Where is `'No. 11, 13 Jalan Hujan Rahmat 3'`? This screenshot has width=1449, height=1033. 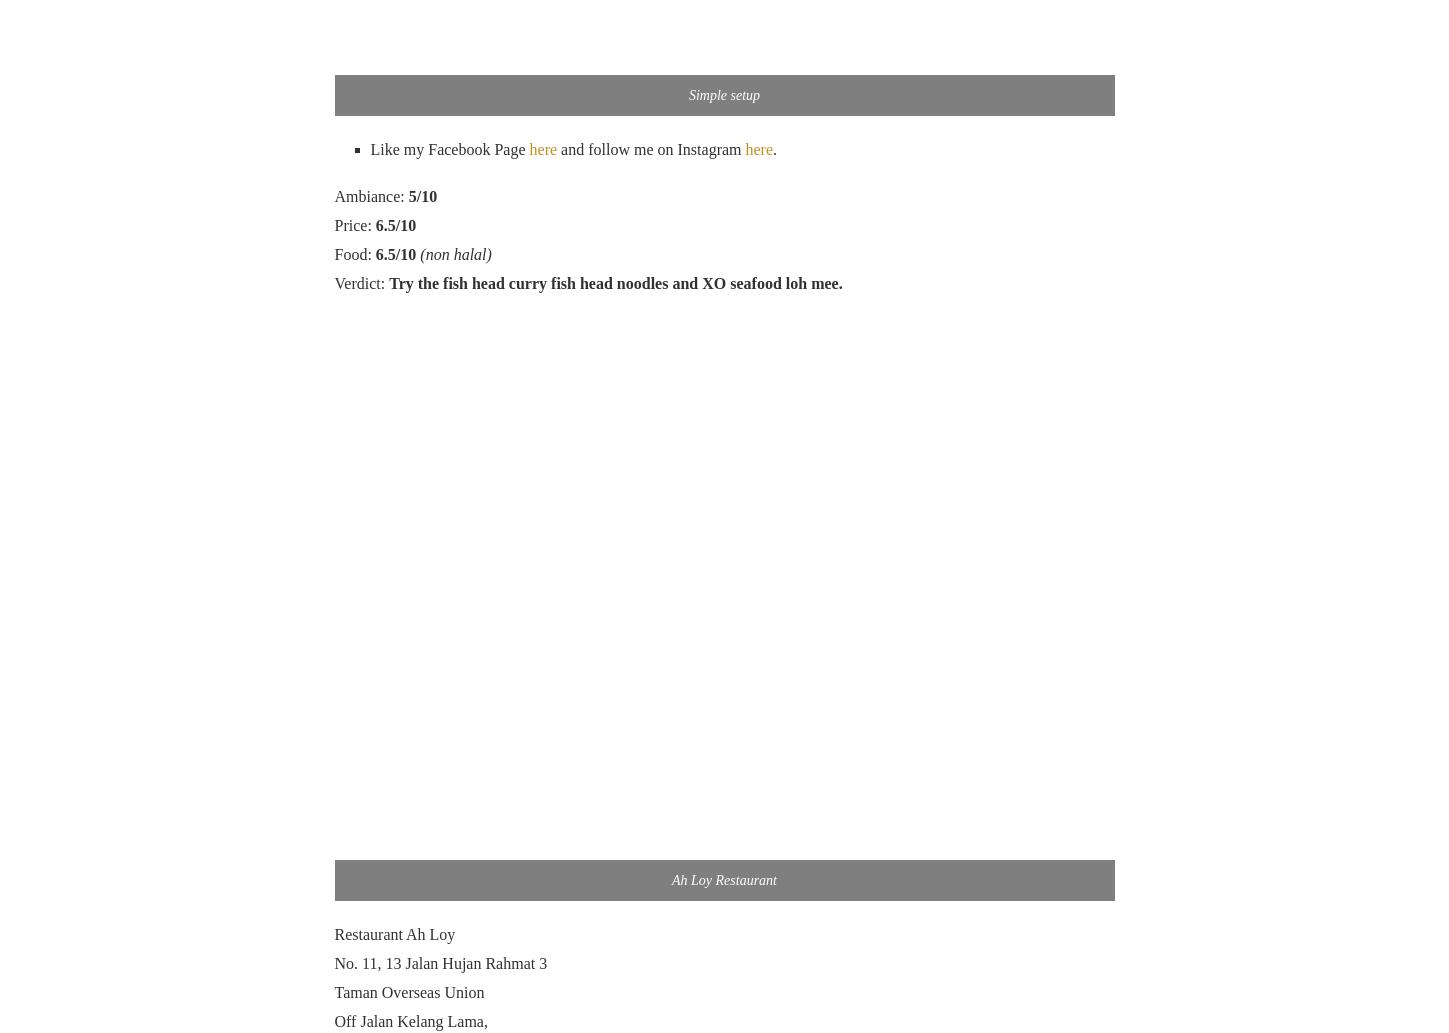
'No. 11, 13 Jalan Hujan Rahmat 3' is located at coordinates (440, 961).